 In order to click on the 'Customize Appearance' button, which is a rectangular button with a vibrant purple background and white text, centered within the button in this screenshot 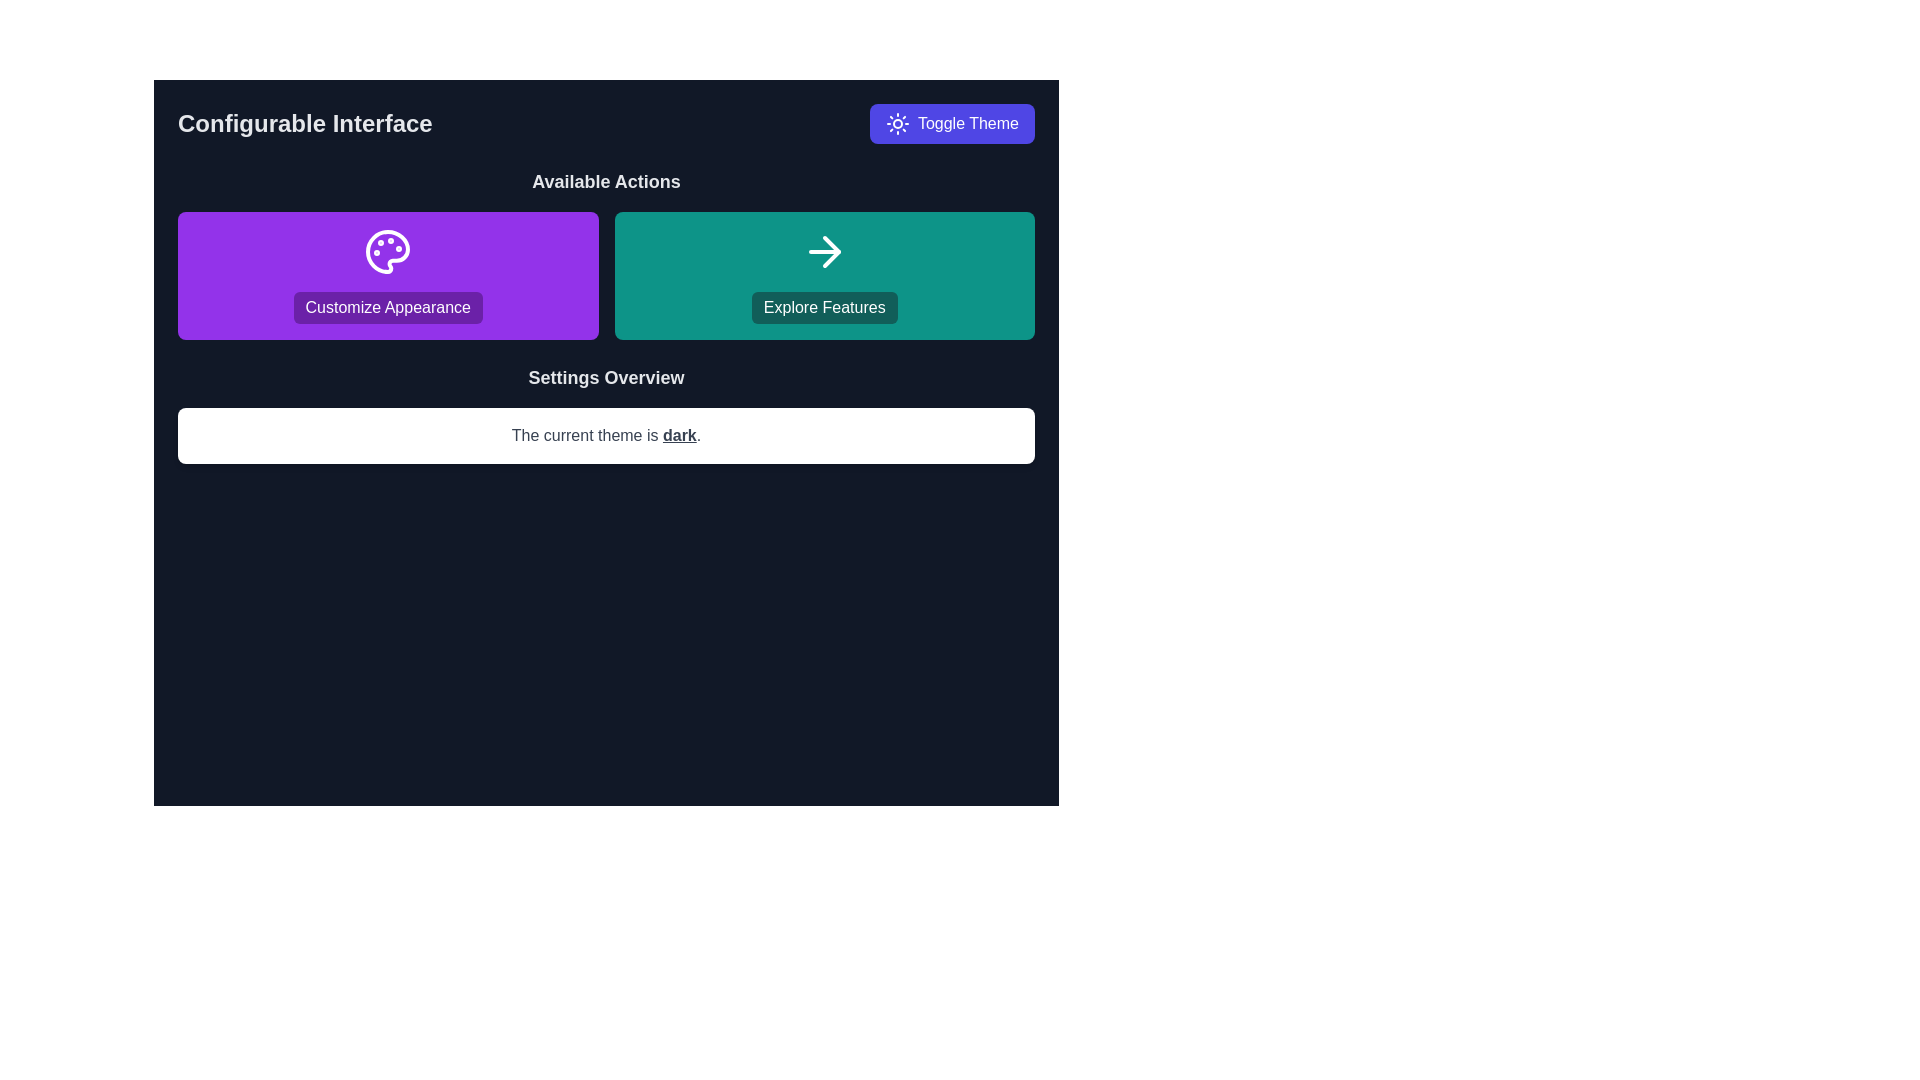, I will do `click(388, 308)`.